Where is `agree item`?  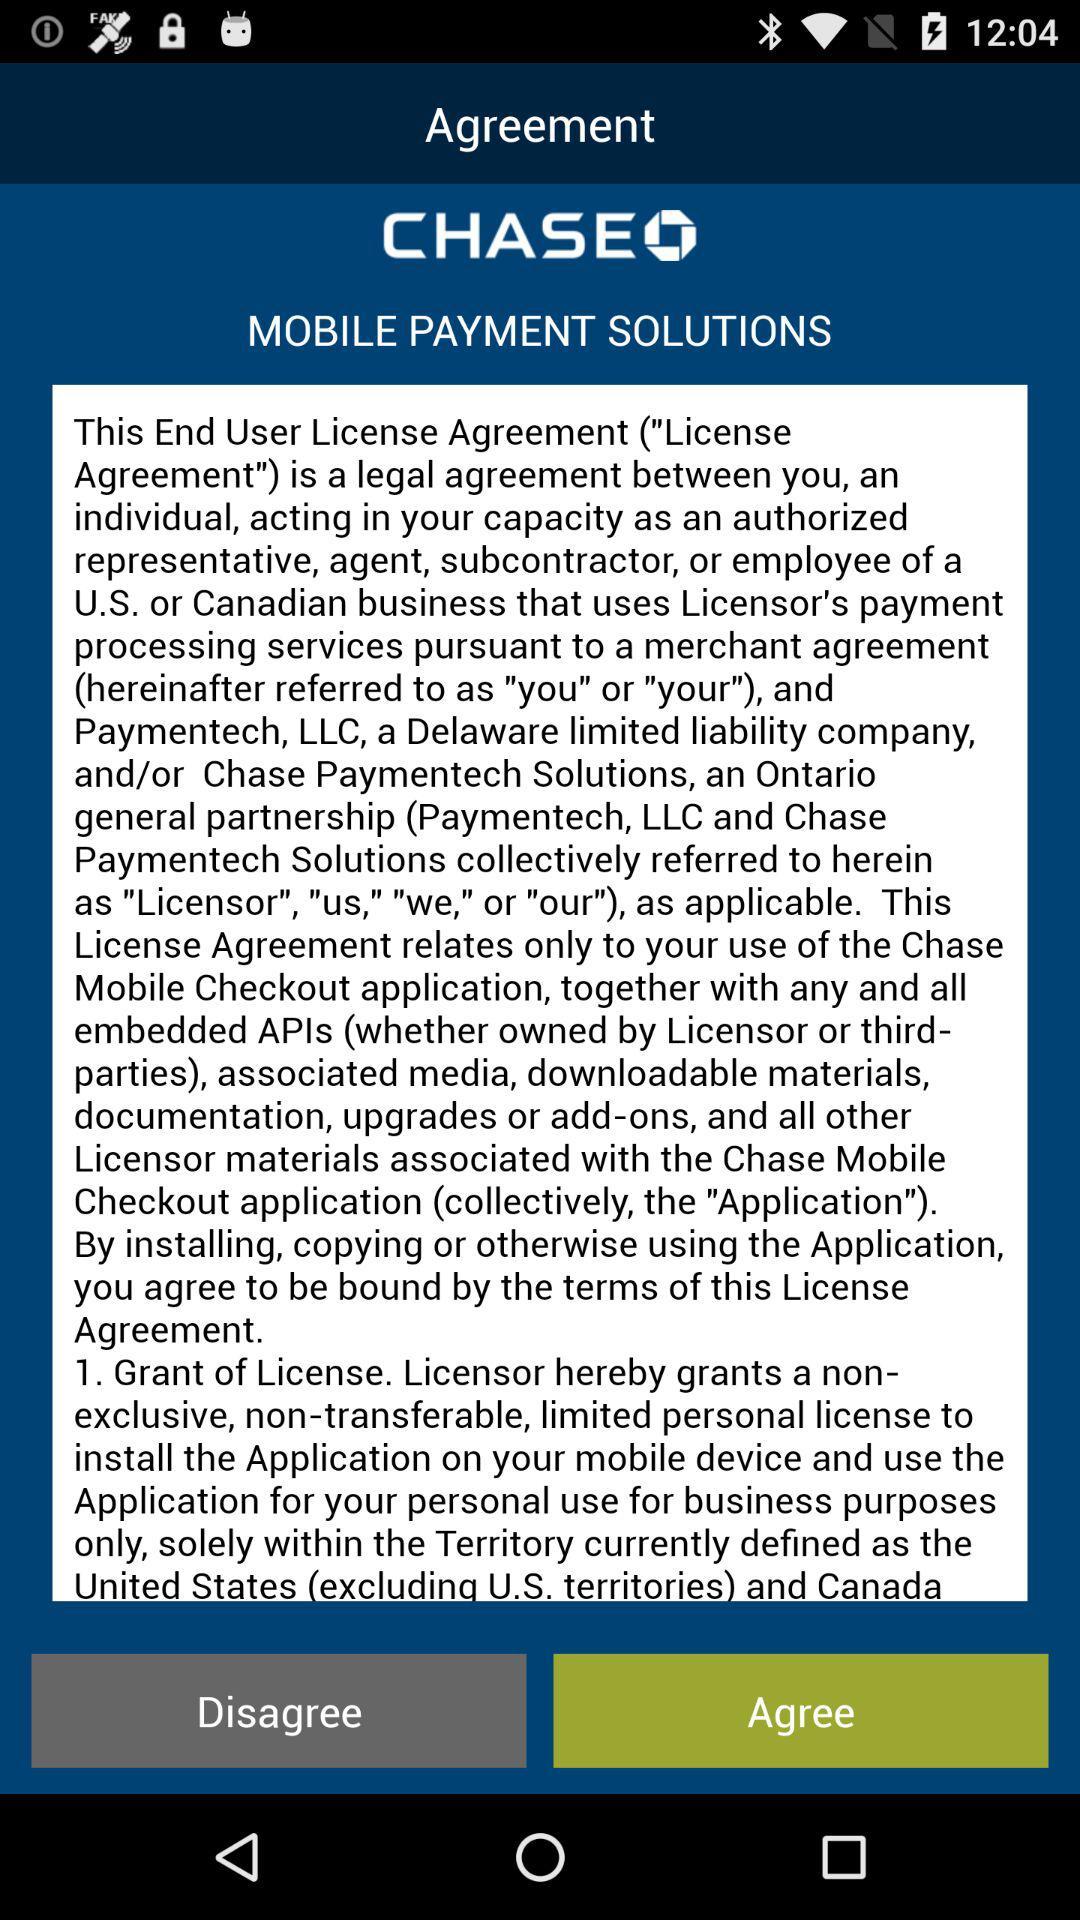
agree item is located at coordinates (800, 1709).